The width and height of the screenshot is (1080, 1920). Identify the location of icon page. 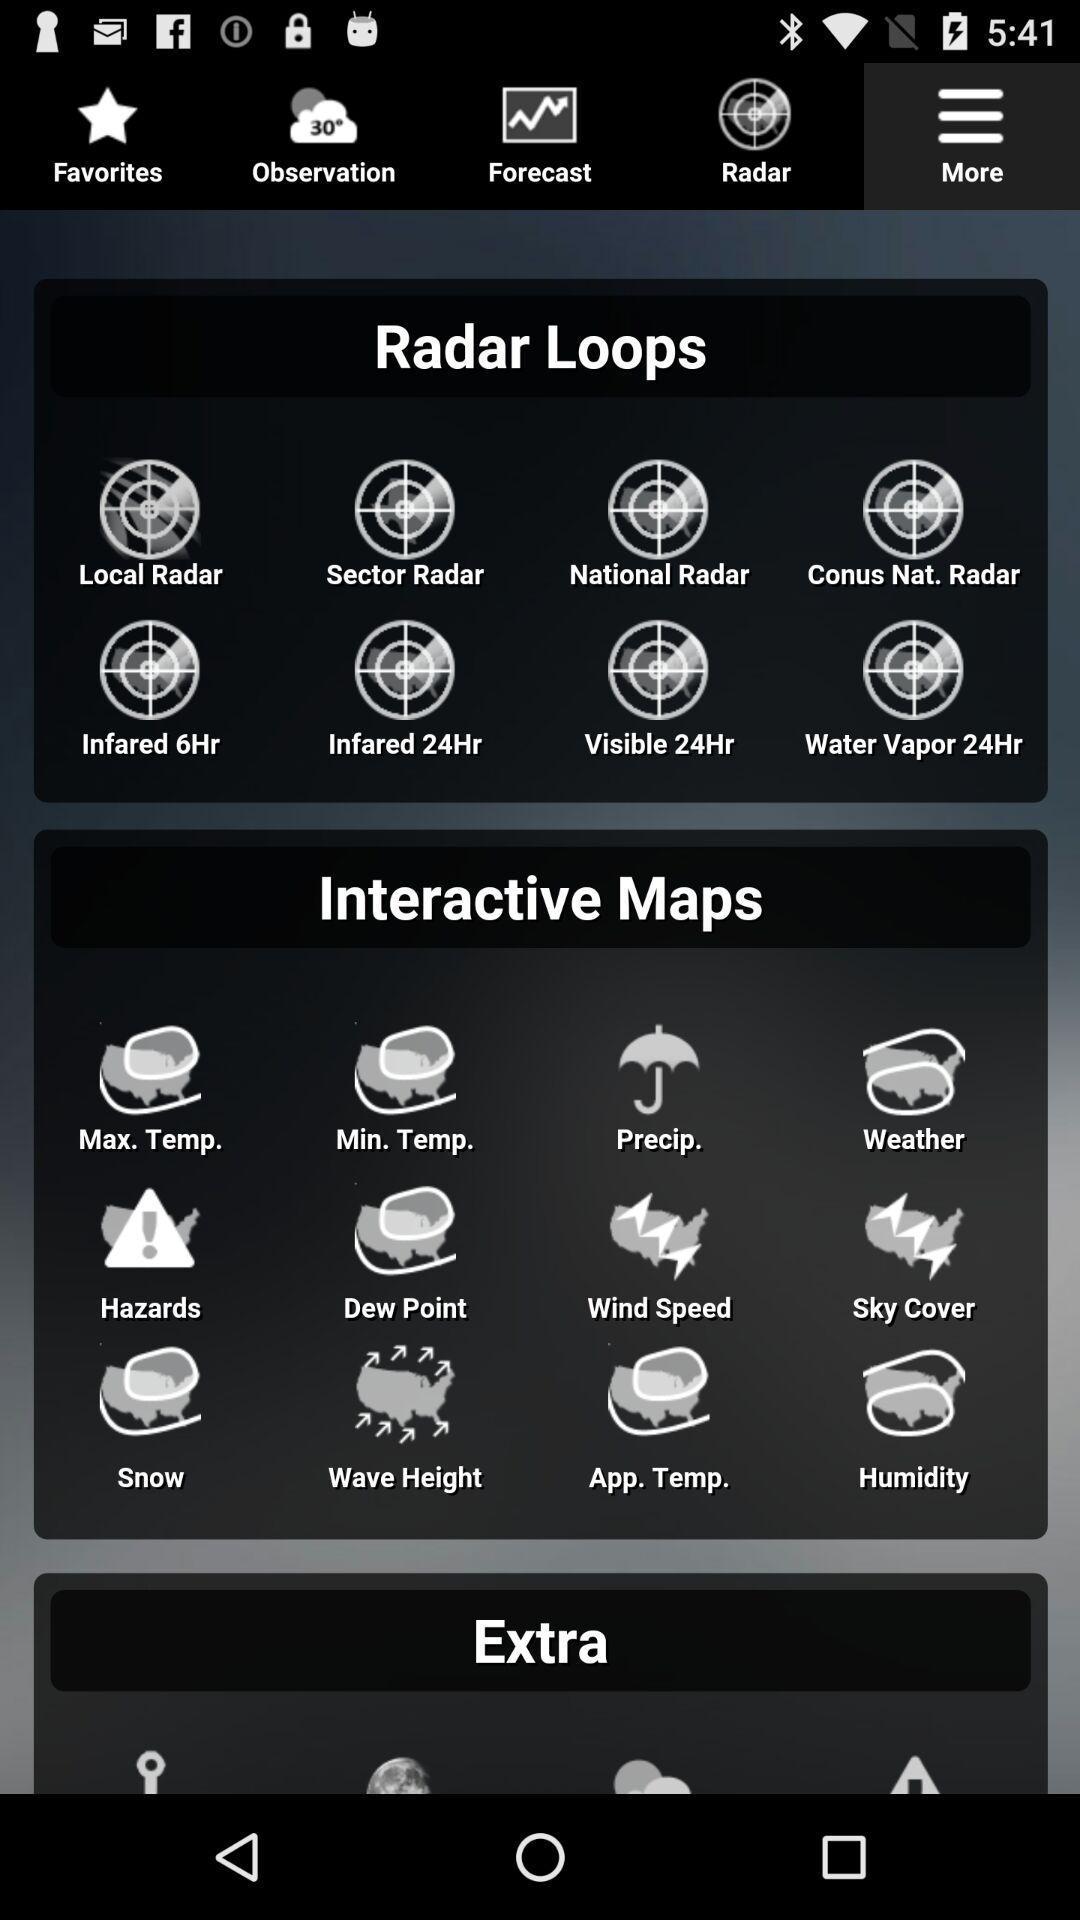
(540, 127).